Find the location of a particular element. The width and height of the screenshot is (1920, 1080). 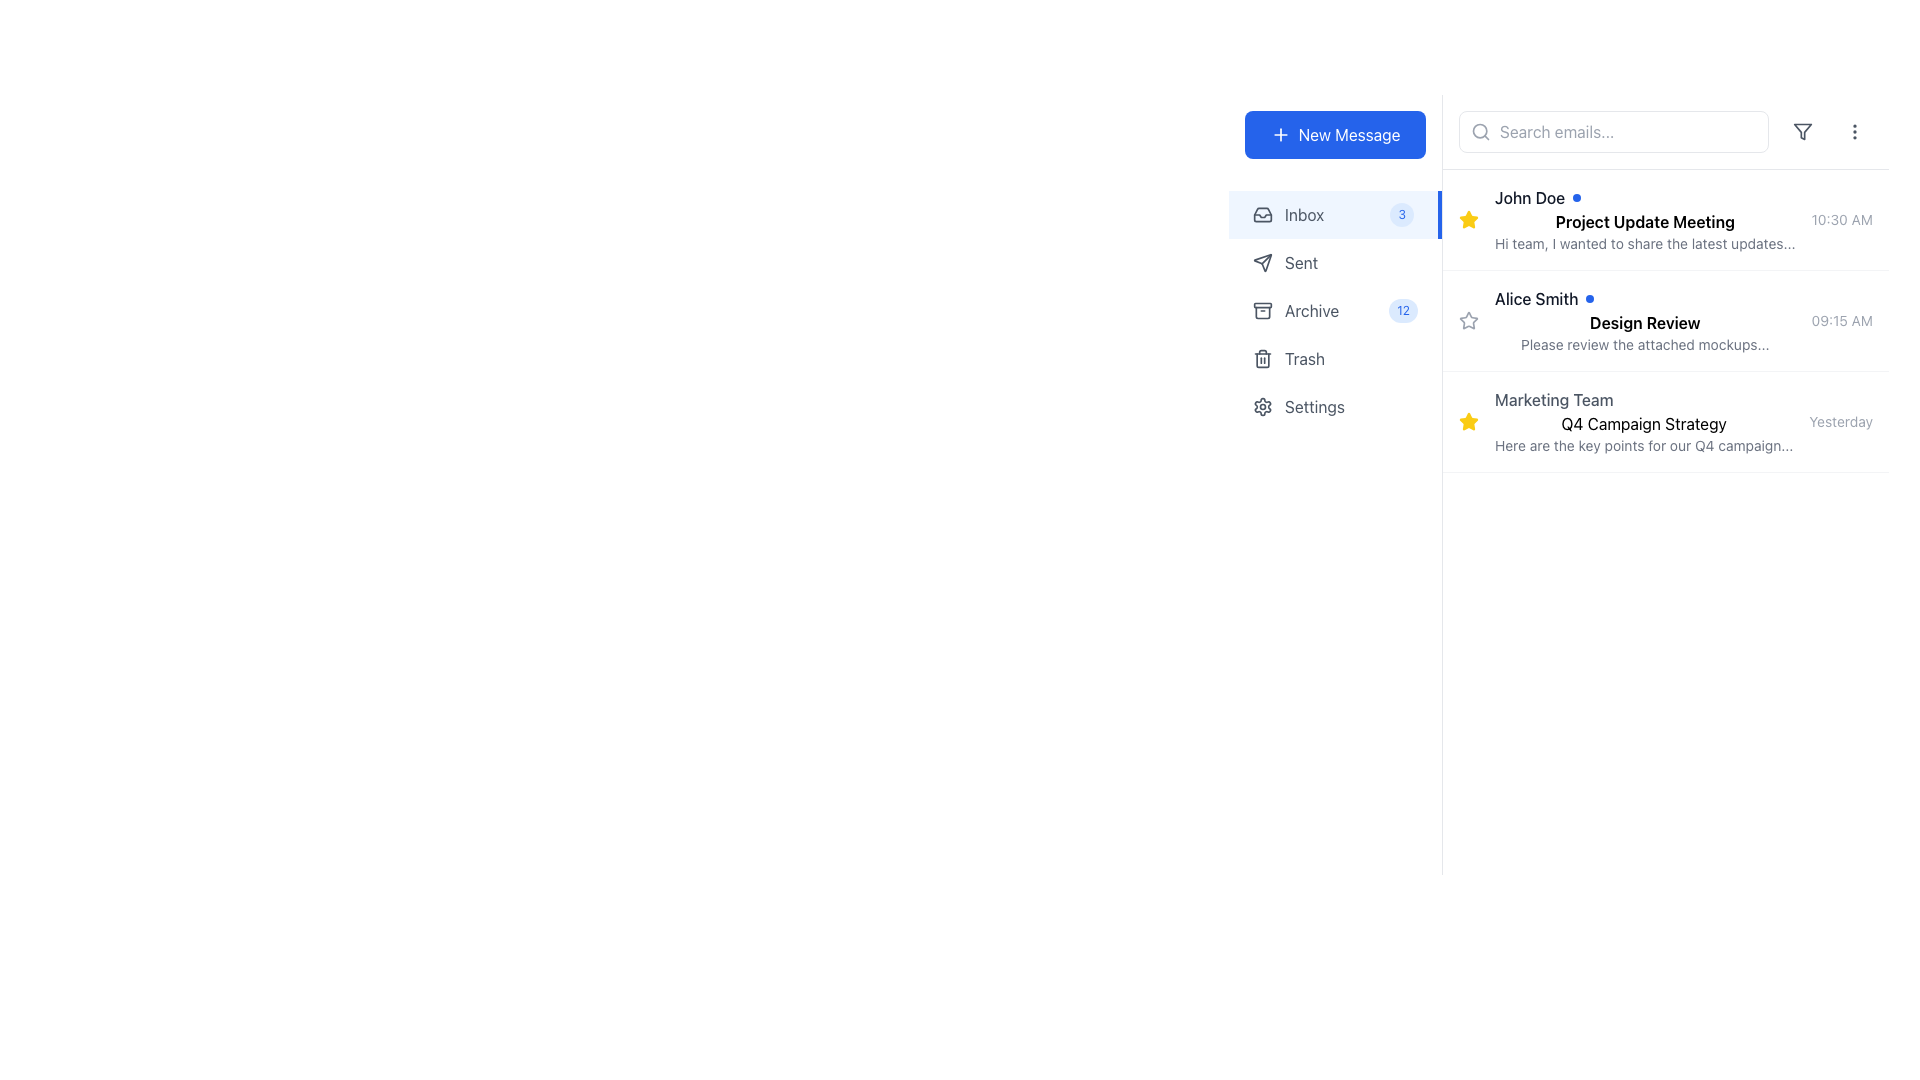

the star icon located to the left of the 'Marketing Team - Q4 Campaign Strategy' email is located at coordinates (1468, 319).